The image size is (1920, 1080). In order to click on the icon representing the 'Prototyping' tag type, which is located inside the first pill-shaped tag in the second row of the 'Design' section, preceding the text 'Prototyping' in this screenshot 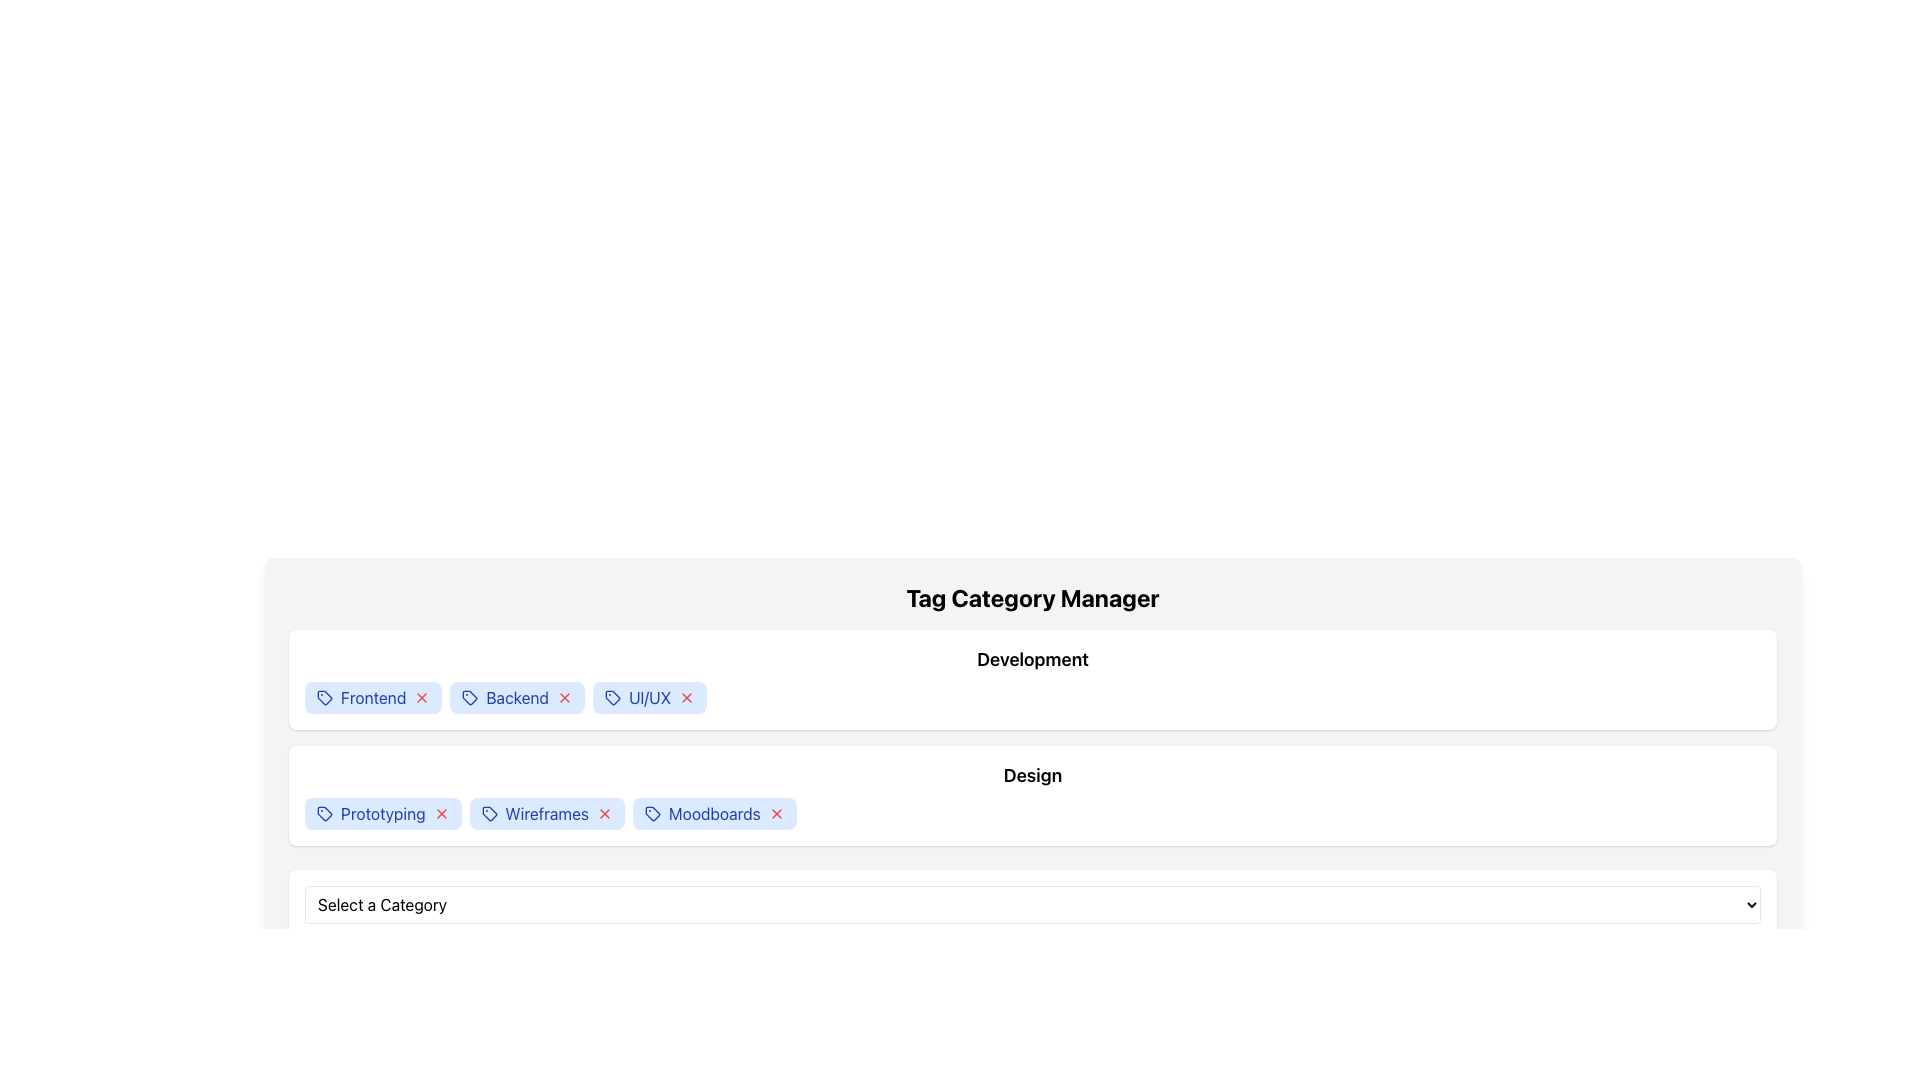, I will do `click(325, 813)`.